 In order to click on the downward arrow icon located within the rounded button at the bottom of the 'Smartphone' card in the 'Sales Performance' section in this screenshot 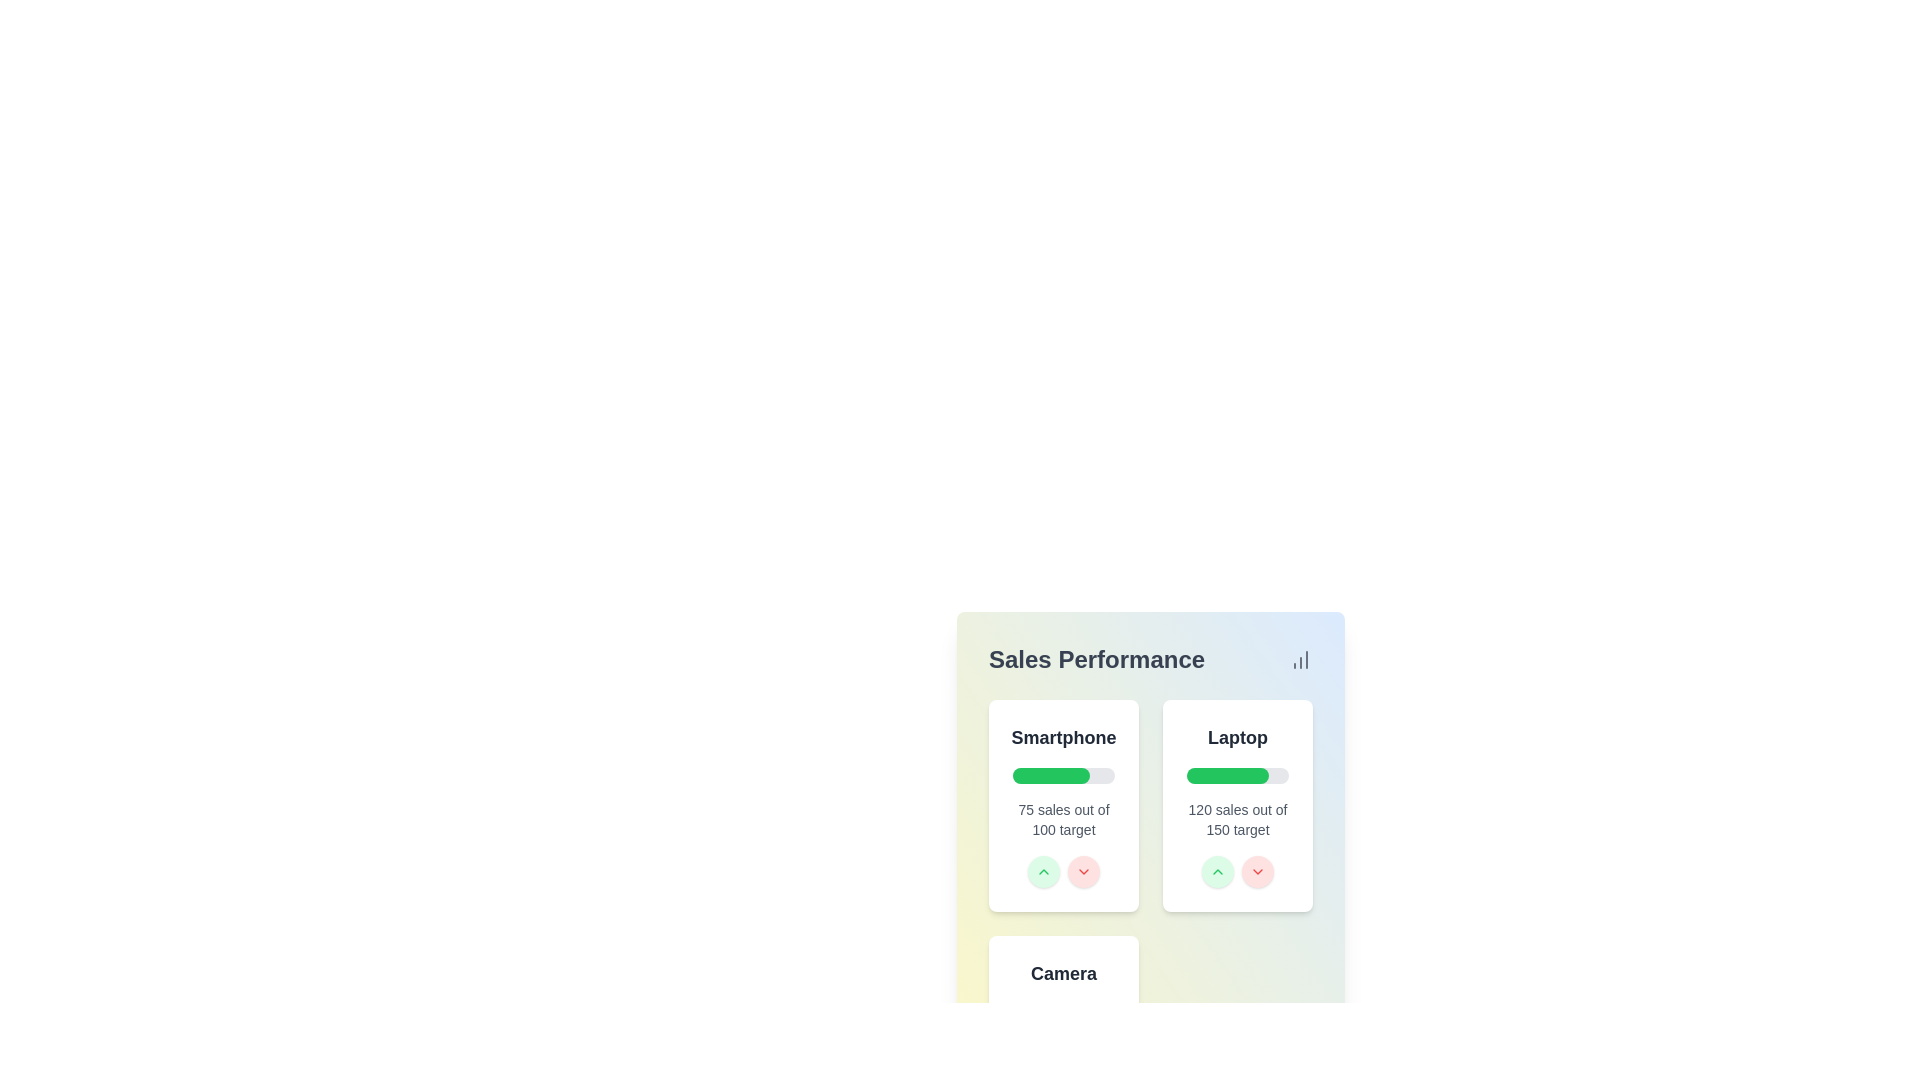, I will do `click(1083, 870)`.